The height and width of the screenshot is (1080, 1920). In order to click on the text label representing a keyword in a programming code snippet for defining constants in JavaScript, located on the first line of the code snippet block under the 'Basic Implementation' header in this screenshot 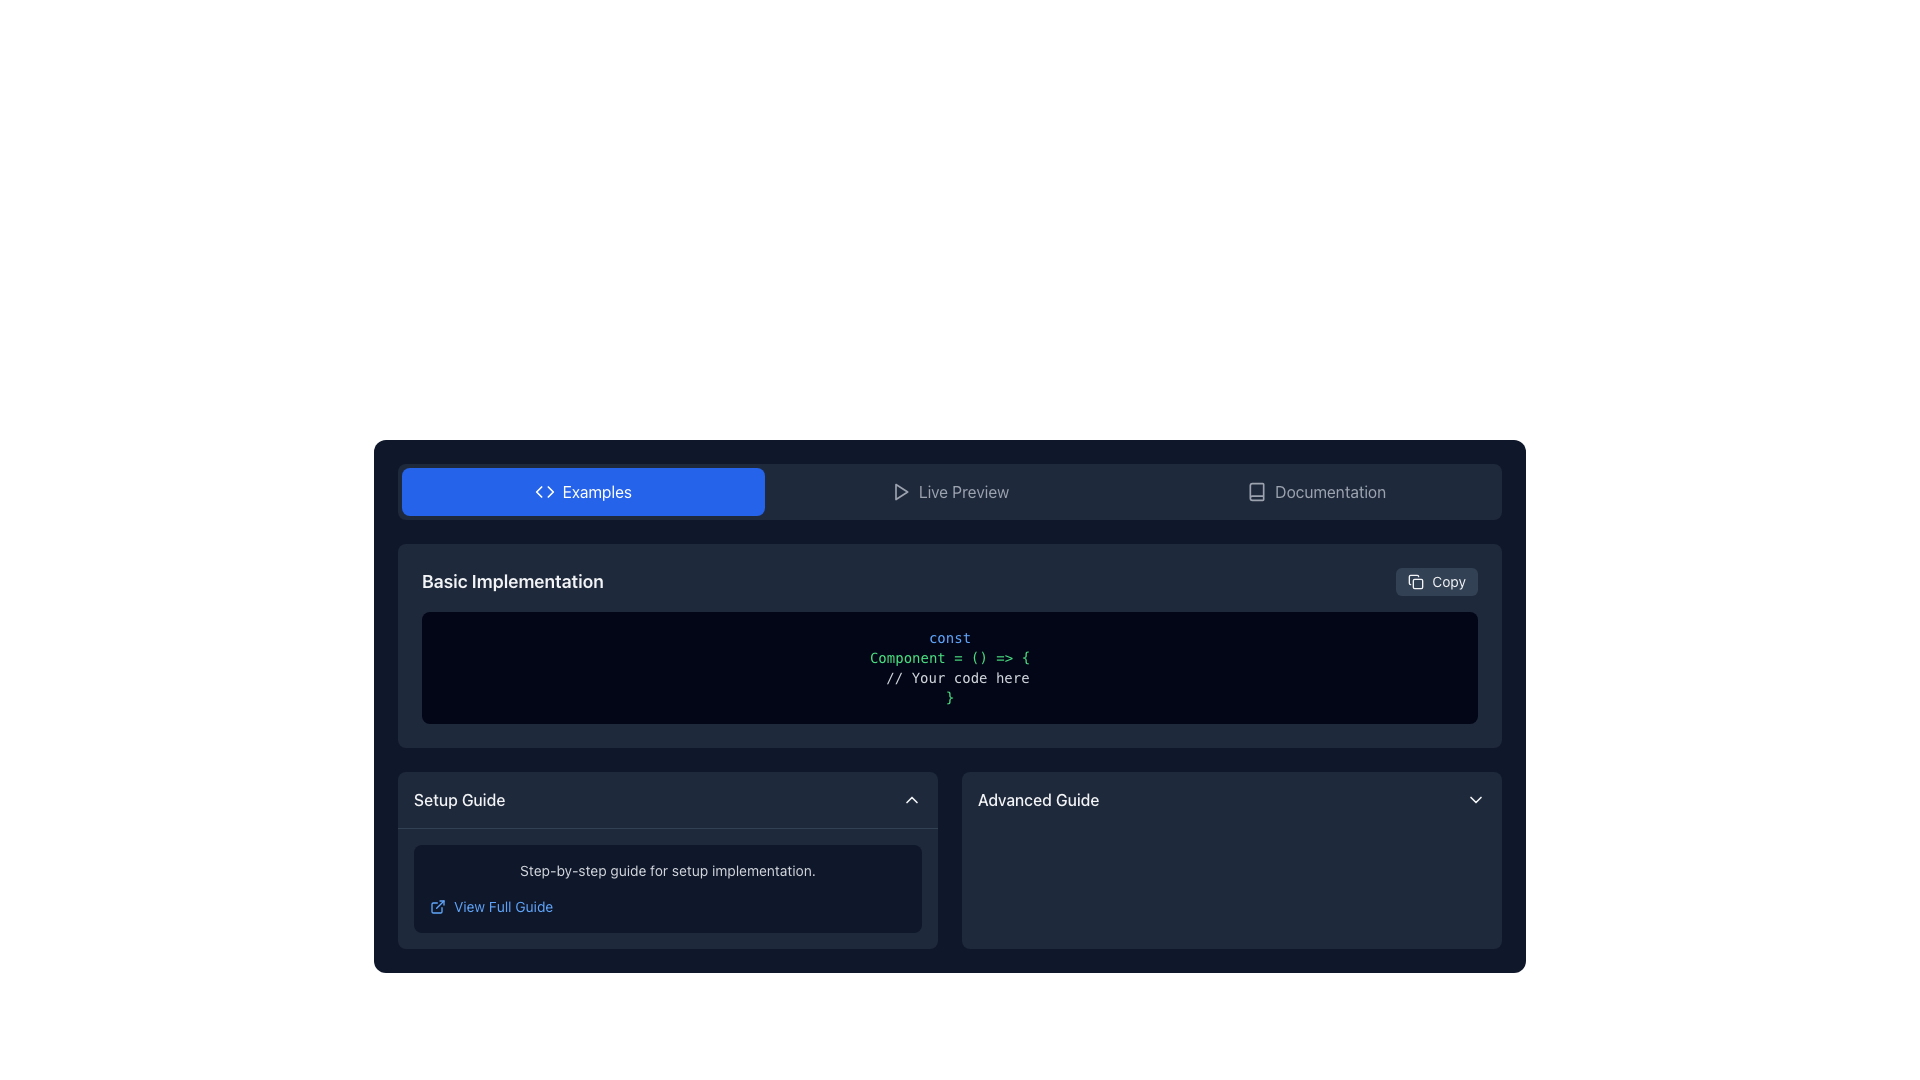, I will do `click(949, 637)`.